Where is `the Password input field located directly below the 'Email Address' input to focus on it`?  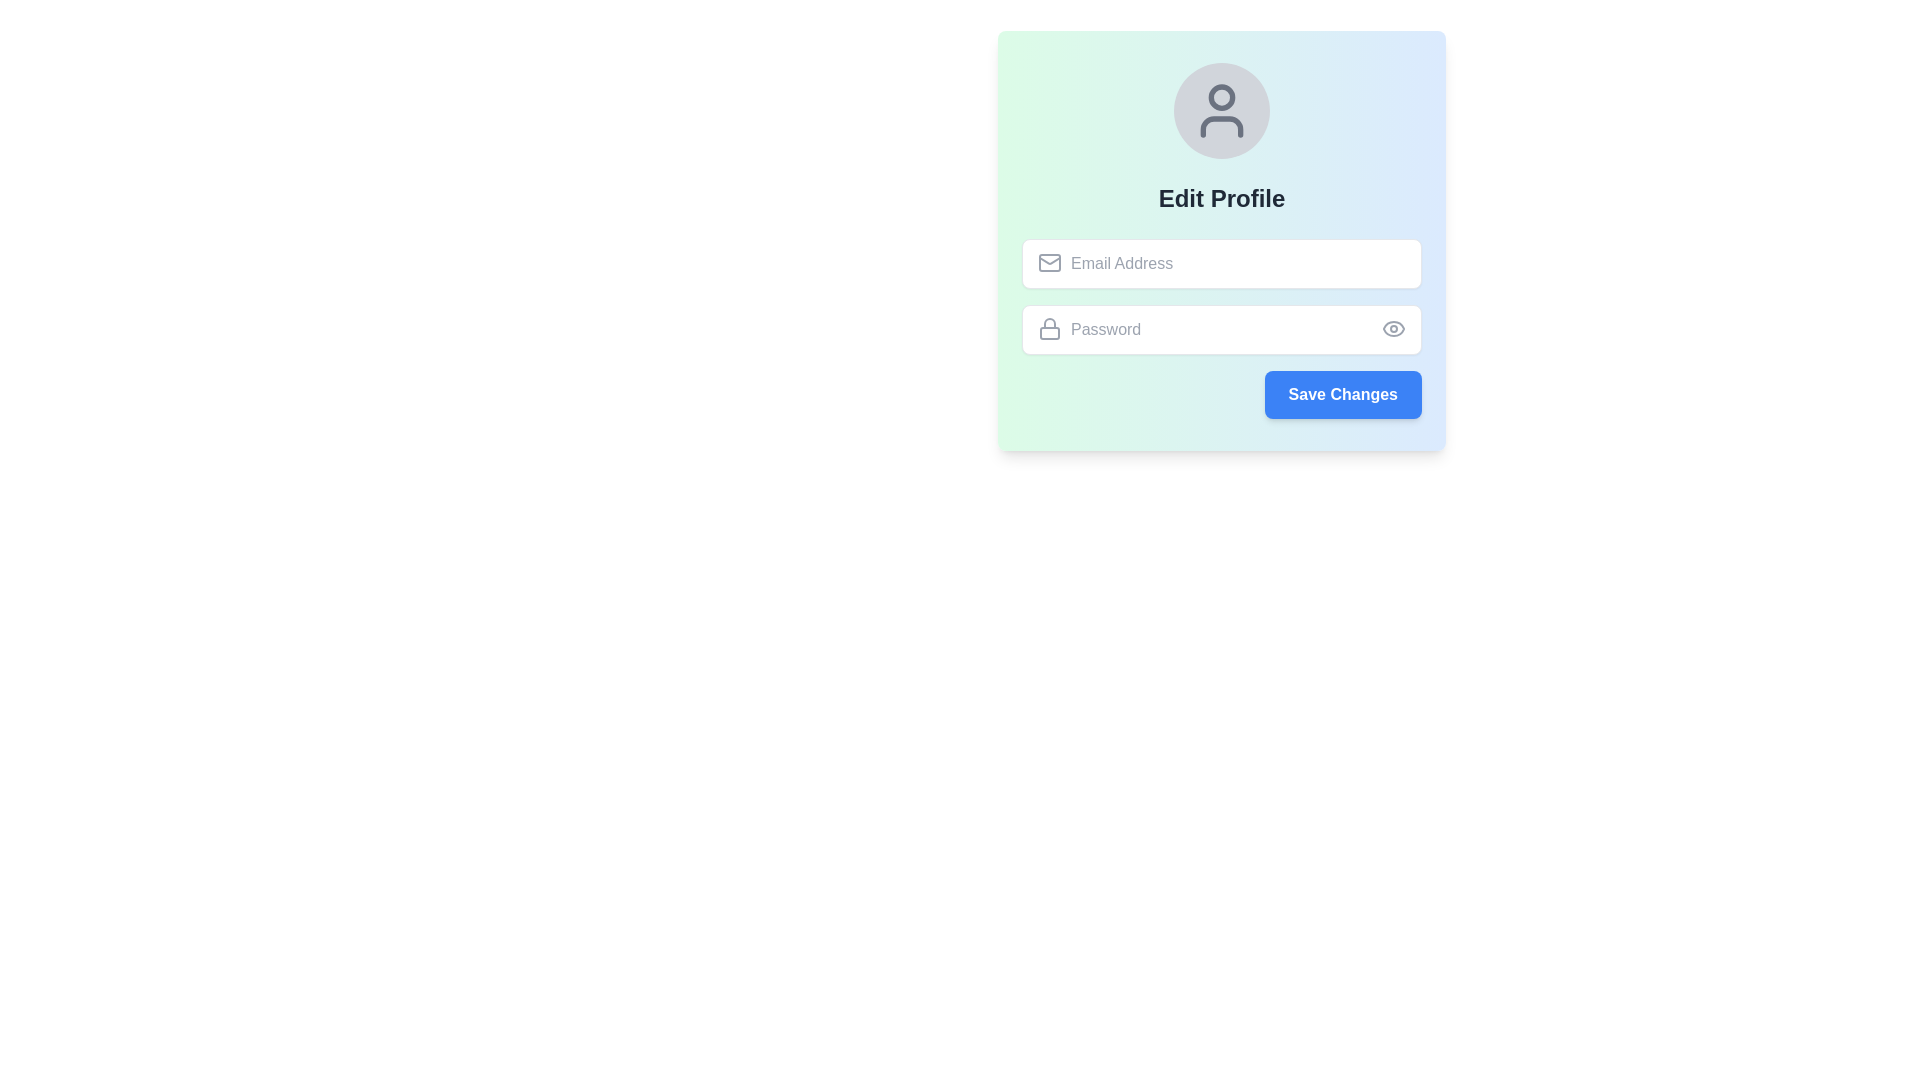 the Password input field located directly below the 'Email Address' input to focus on it is located at coordinates (1221, 327).